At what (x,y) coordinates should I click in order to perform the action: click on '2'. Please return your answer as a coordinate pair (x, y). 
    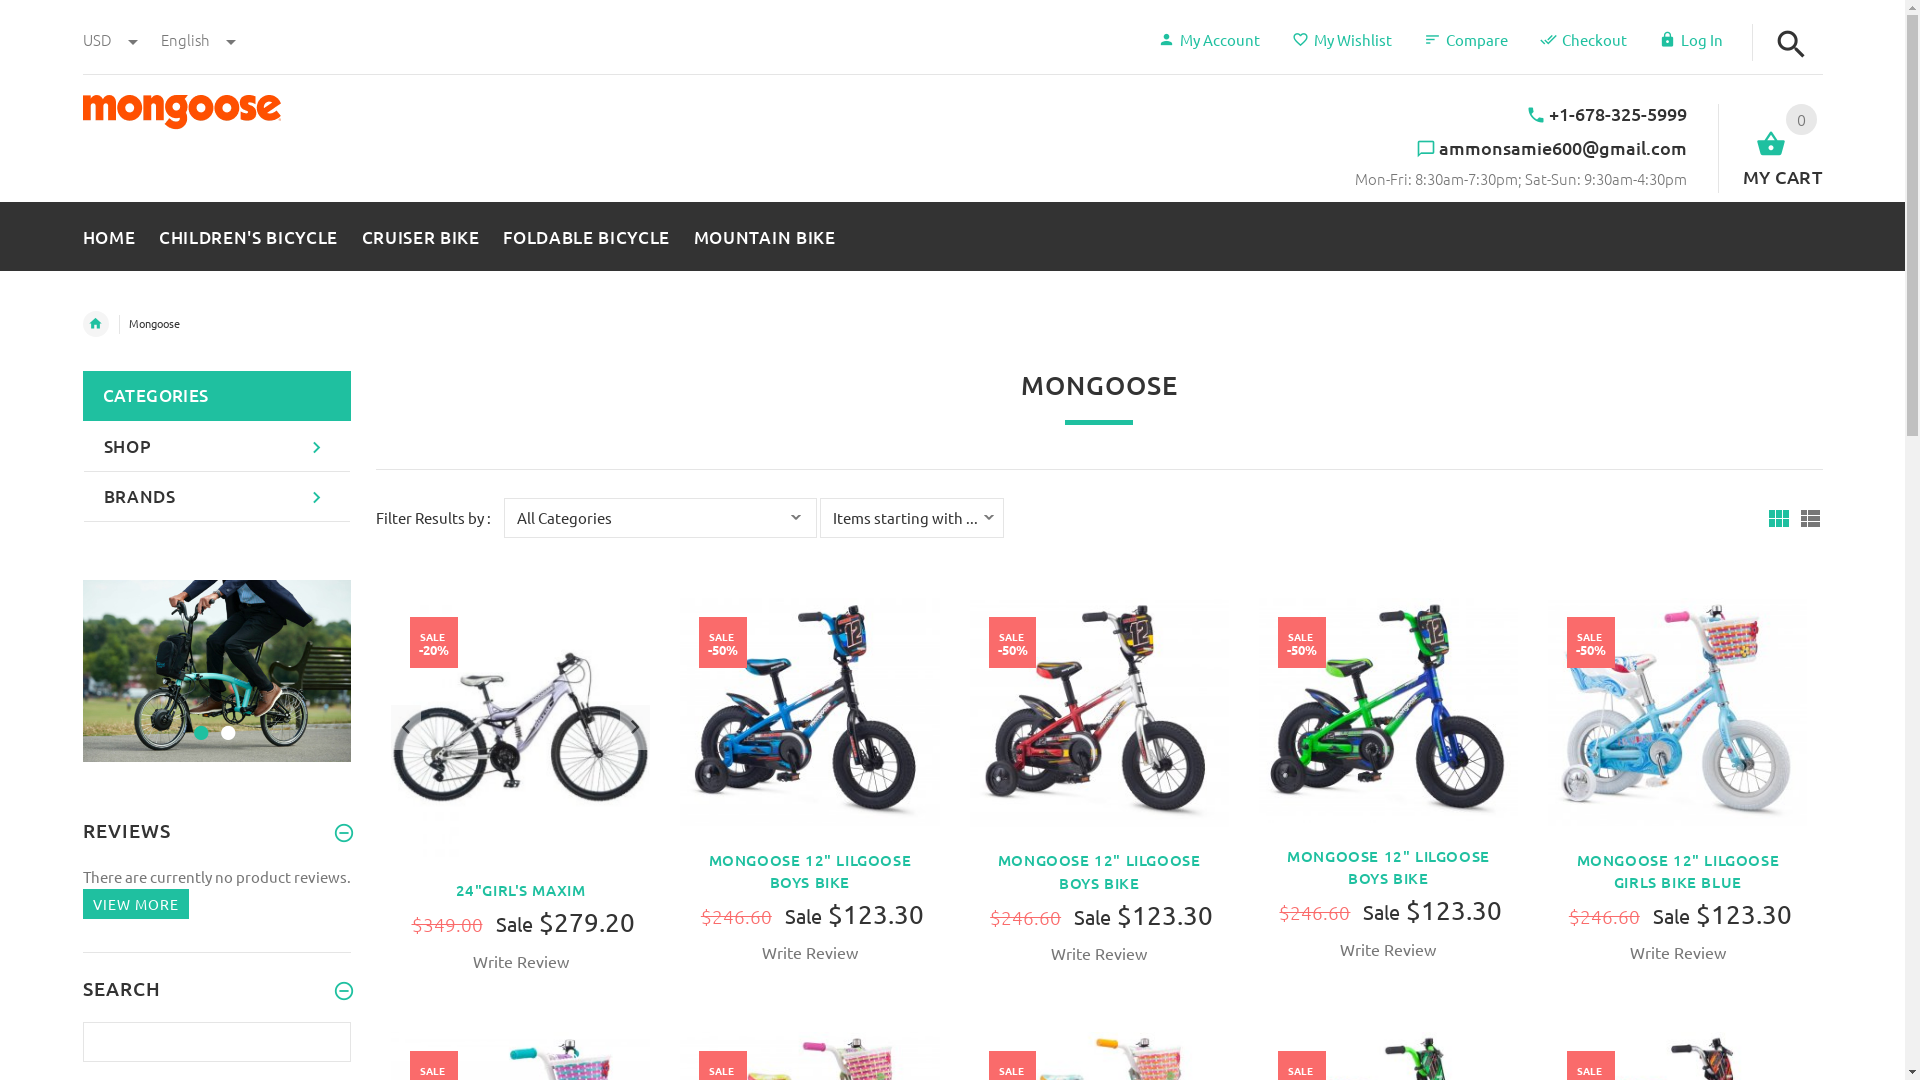
    Looking at the image, I should click on (225, 720).